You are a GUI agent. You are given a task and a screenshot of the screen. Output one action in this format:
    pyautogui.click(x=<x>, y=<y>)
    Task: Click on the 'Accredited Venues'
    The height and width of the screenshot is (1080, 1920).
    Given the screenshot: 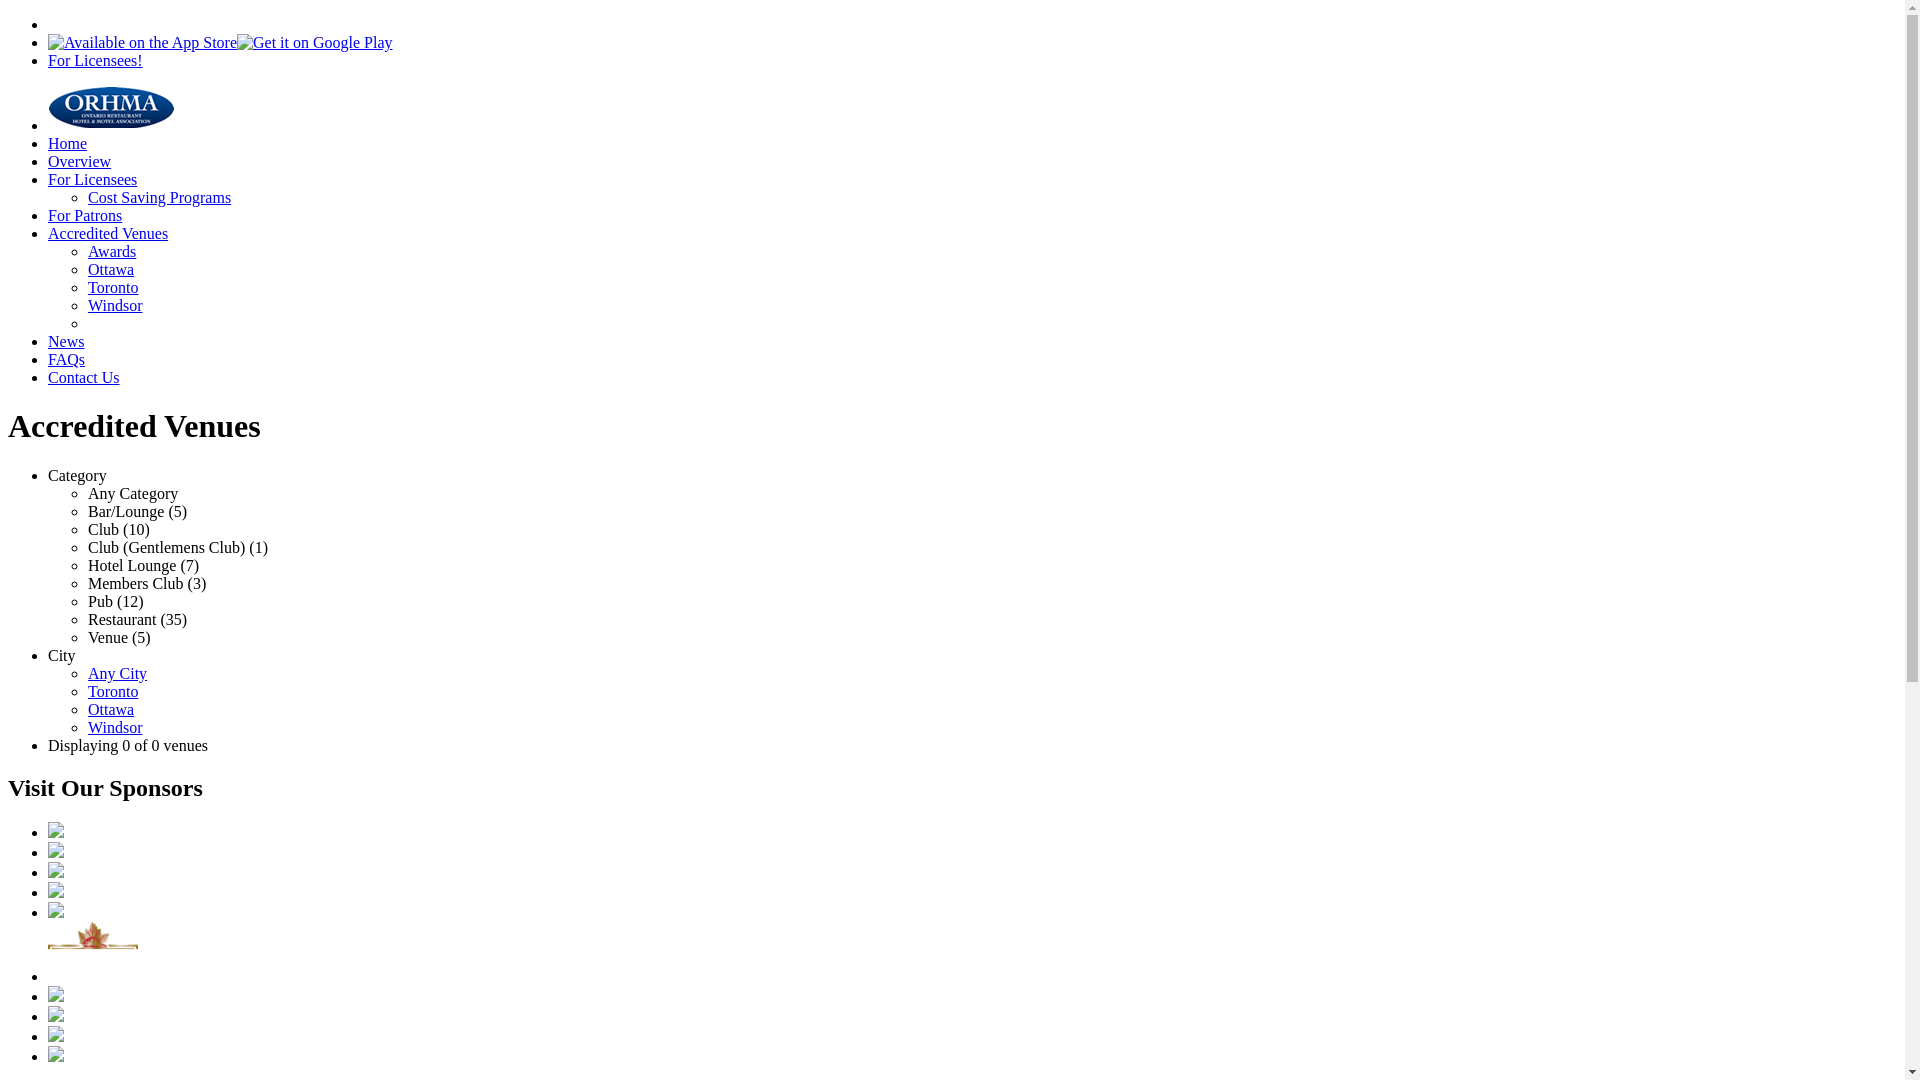 What is the action you would take?
    pyautogui.click(x=106, y=202)
    